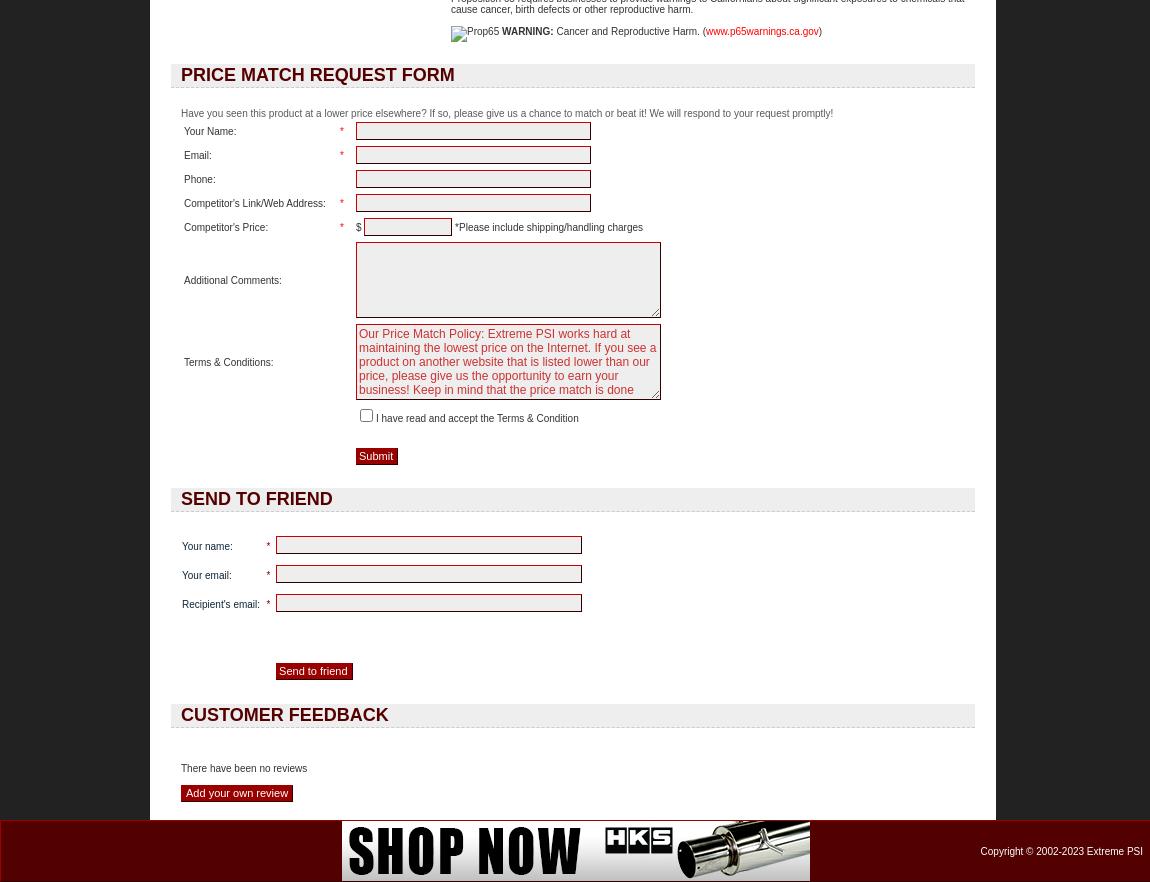 Image resolution: width=1150 pixels, height=882 pixels. Describe the element at coordinates (181, 603) in the screenshot. I see `'Recipient's email'` at that location.